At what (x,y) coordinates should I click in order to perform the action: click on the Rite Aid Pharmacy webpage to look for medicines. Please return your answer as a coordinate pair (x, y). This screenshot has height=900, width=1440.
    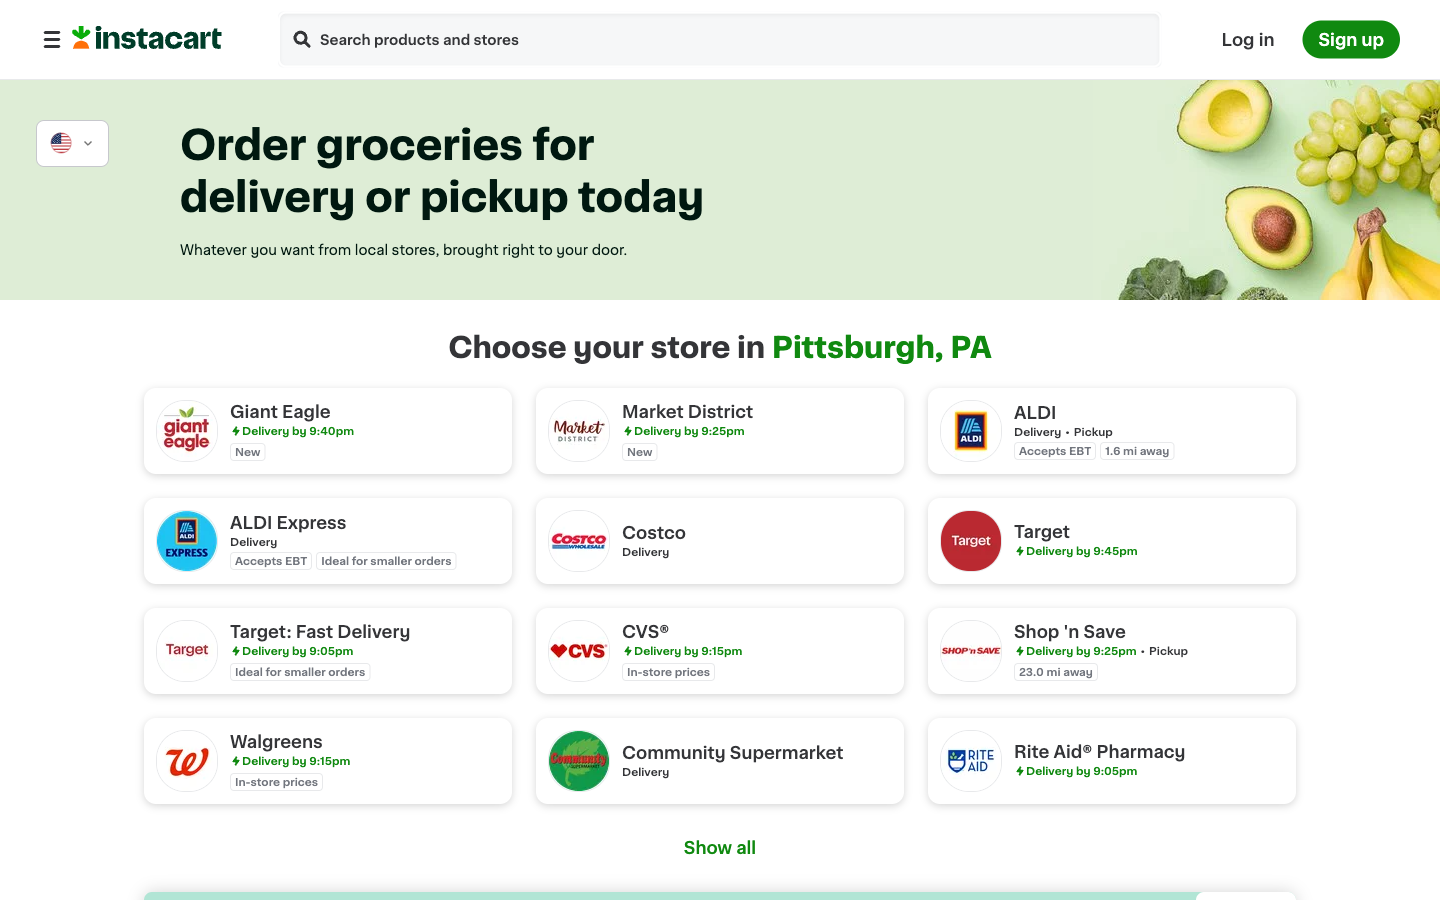
    Looking at the image, I should click on (1110, 760).